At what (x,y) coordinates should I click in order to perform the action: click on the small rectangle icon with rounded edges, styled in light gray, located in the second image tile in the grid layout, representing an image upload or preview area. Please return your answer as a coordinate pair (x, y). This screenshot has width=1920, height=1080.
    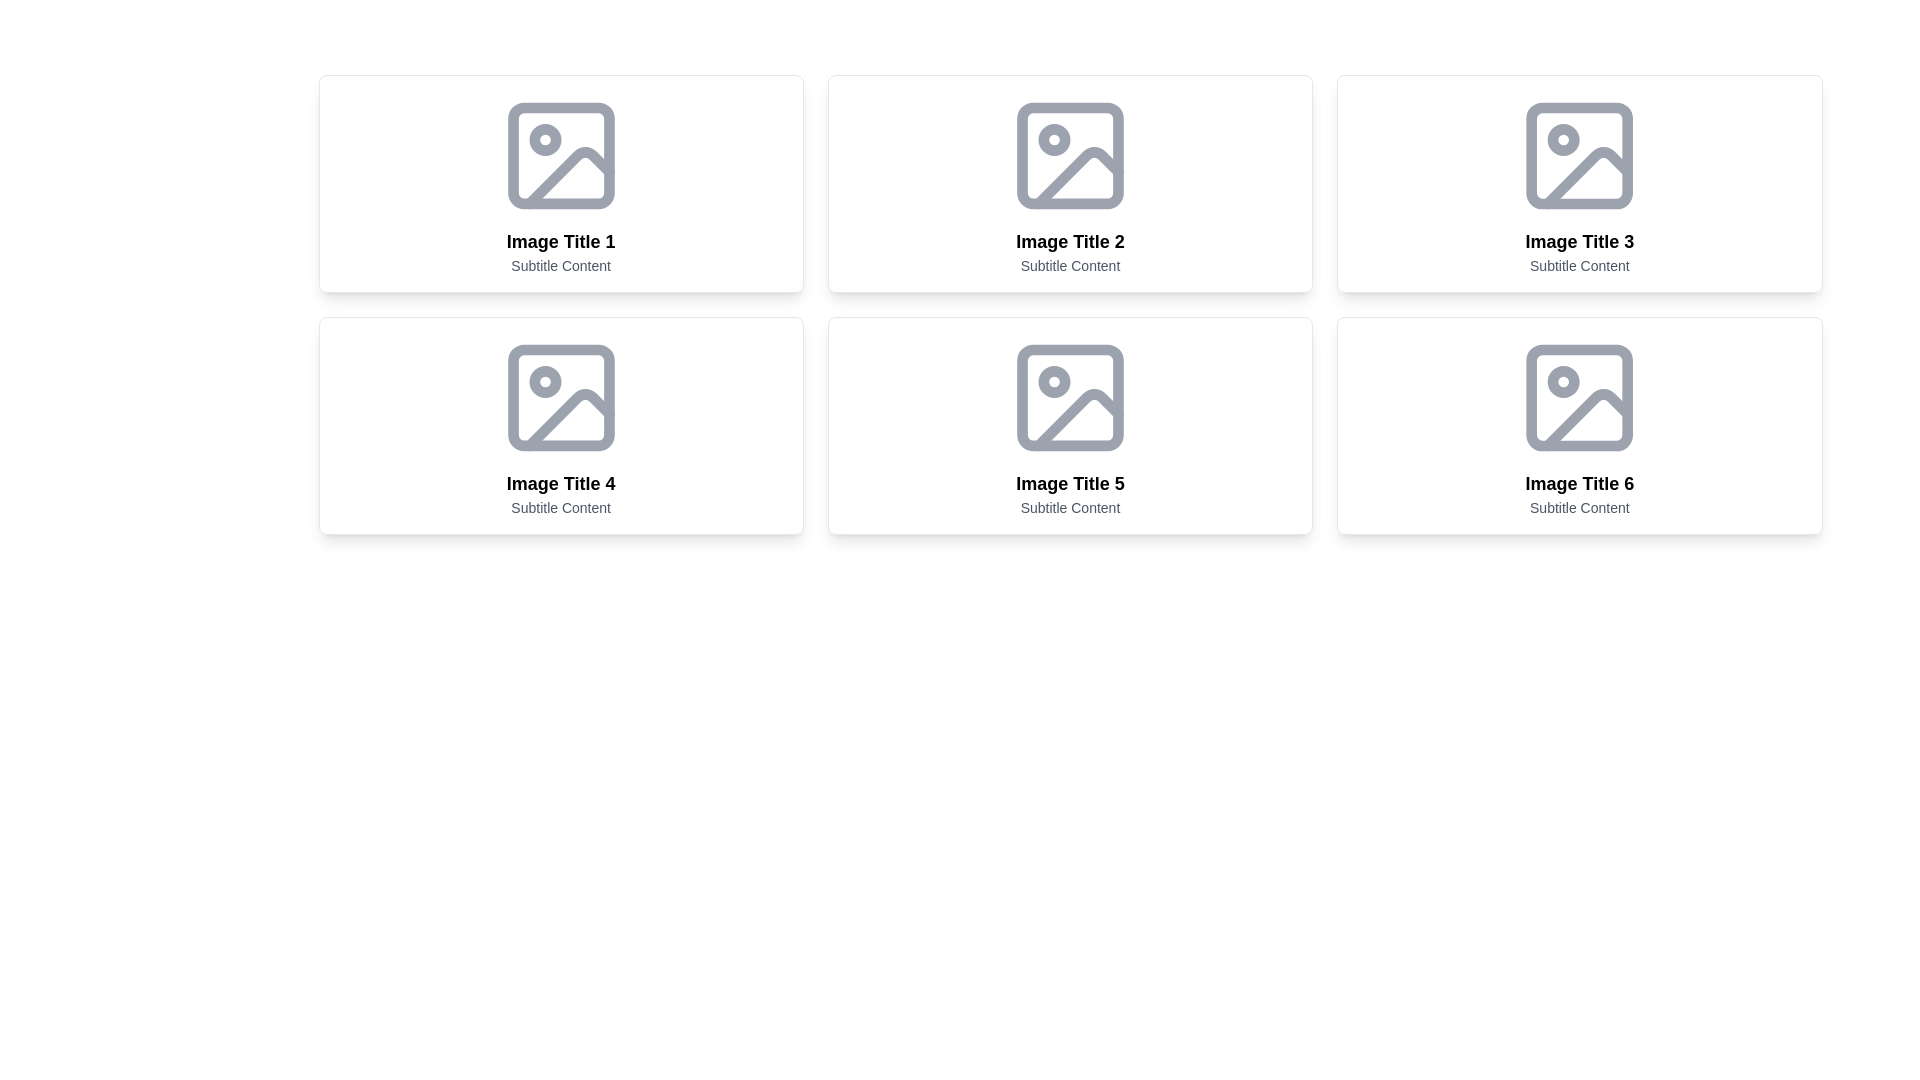
    Looking at the image, I should click on (1069, 154).